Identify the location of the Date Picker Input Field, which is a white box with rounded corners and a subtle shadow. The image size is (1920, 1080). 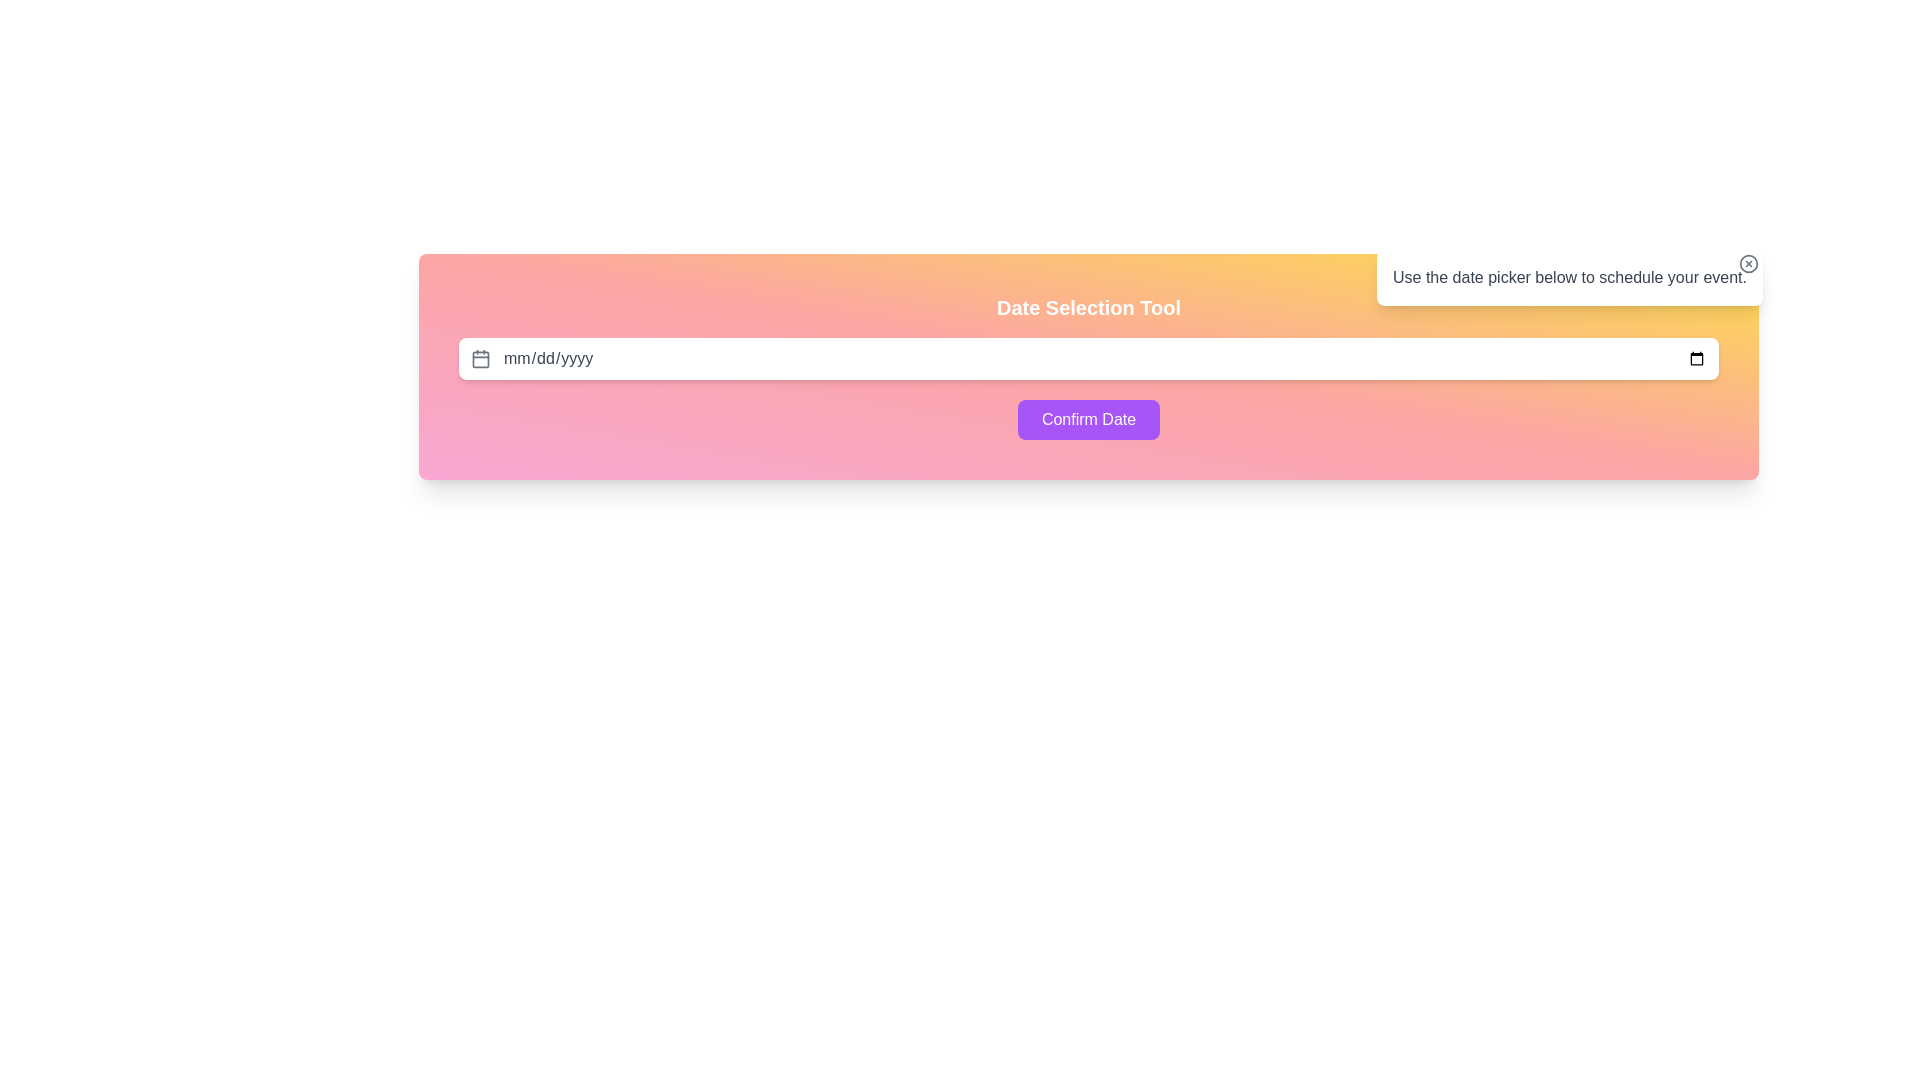
(1088, 357).